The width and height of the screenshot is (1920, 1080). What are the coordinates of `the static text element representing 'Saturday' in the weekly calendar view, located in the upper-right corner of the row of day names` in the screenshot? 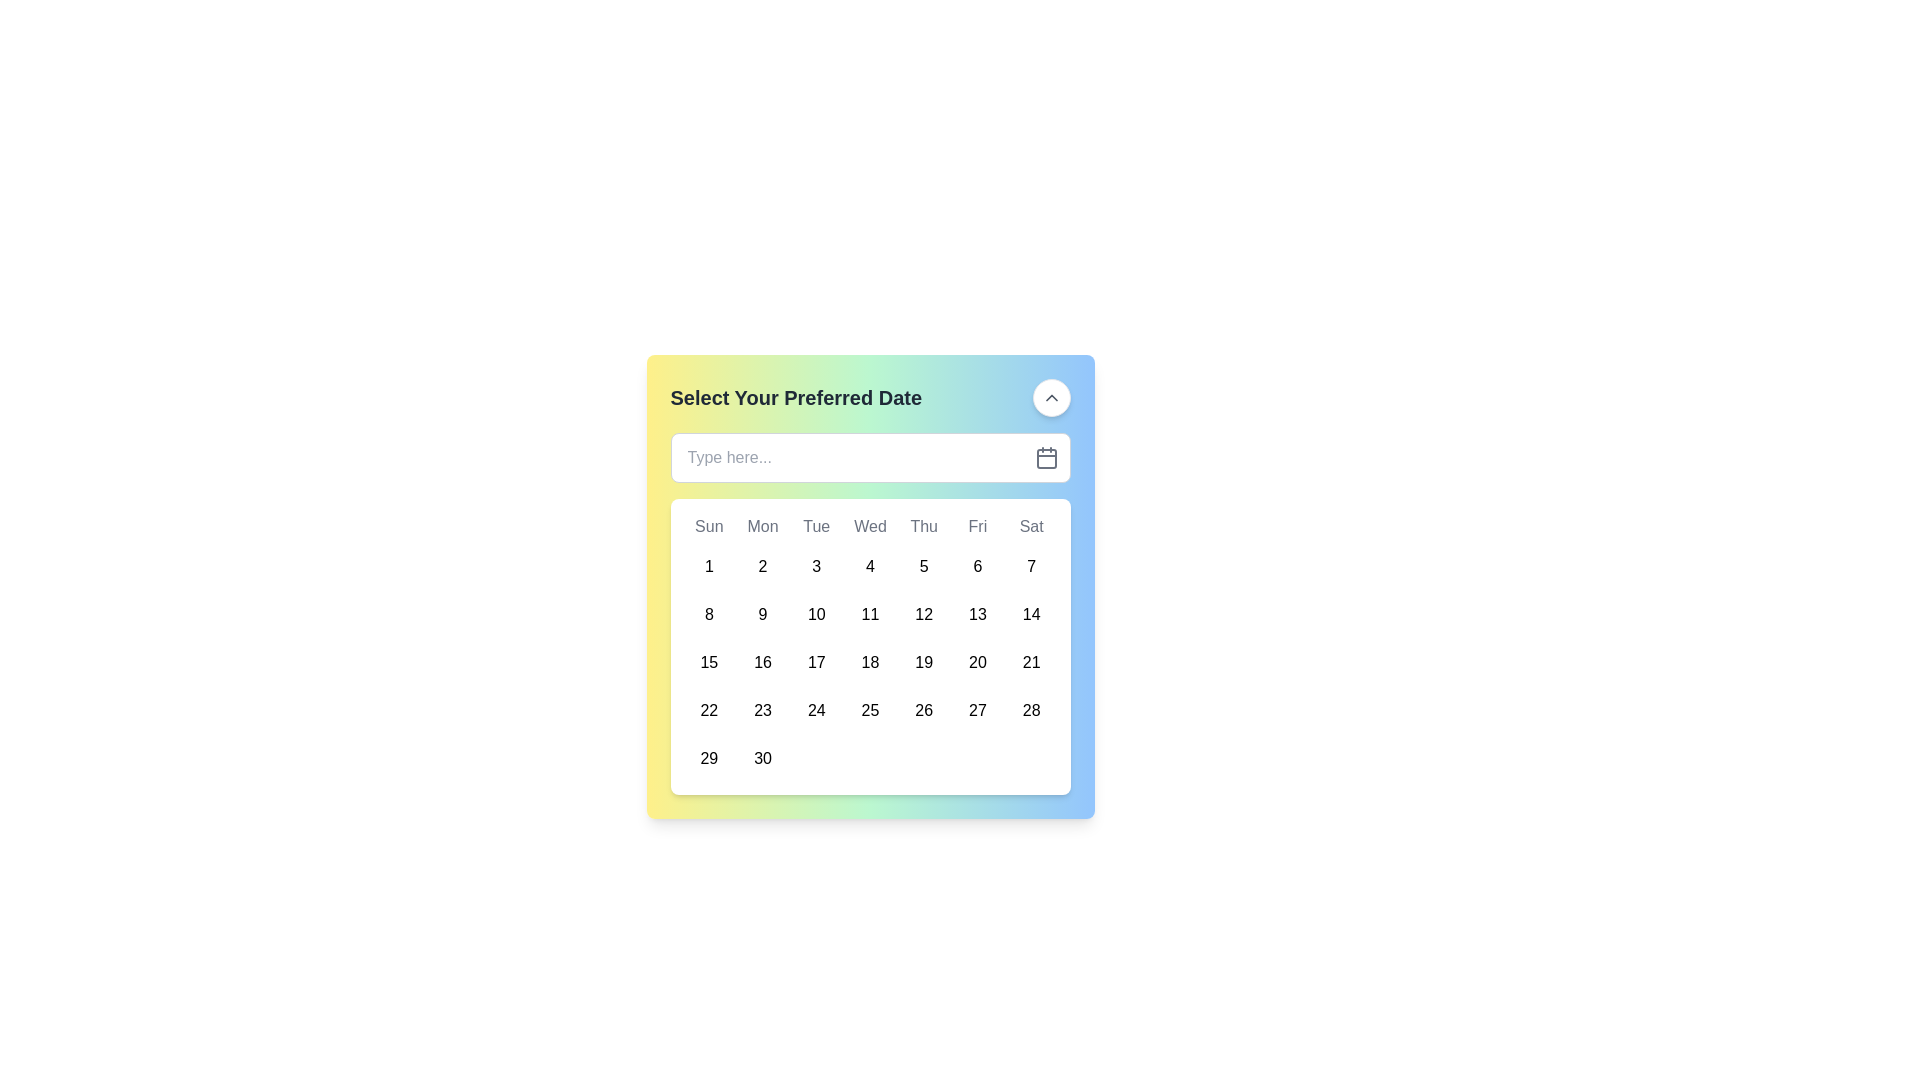 It's located at (1031, 526).